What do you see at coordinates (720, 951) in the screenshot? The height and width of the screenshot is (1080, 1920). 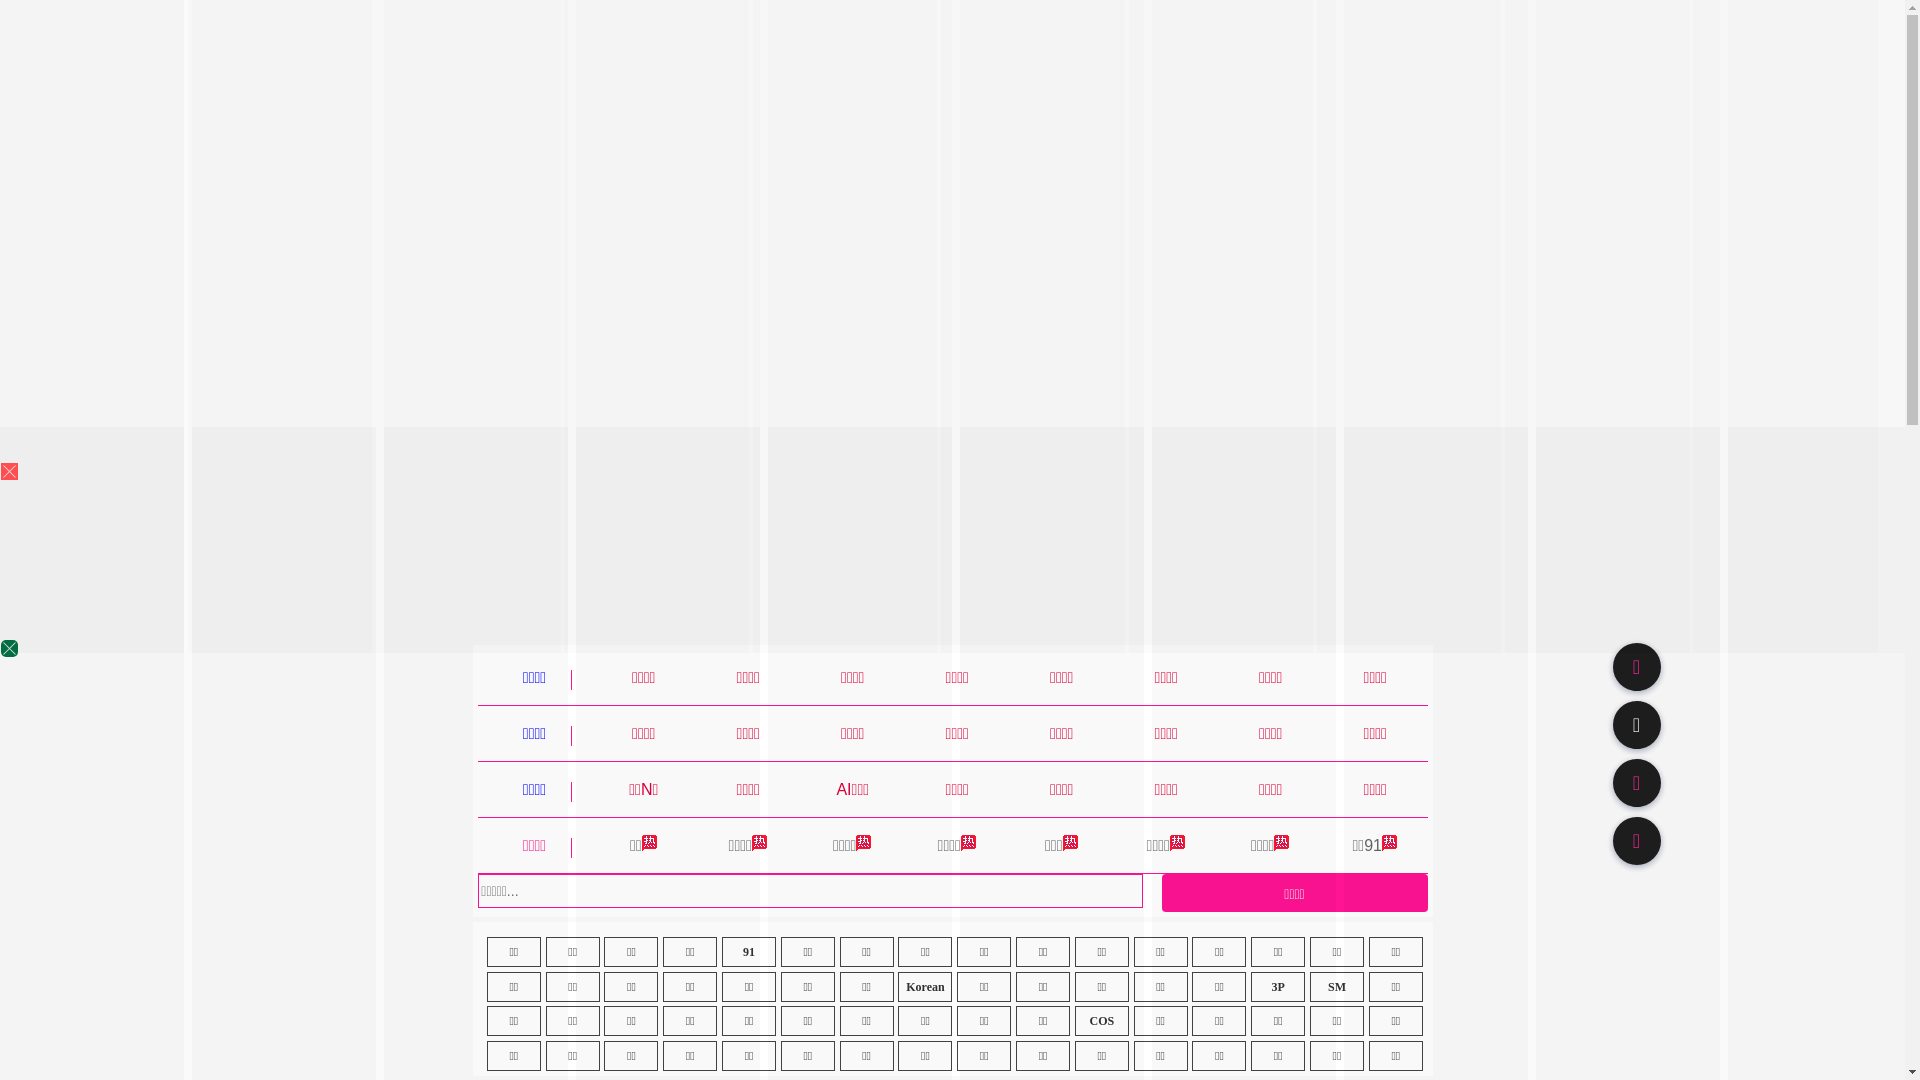 I see `'91'` at bounding box center [720, 951].